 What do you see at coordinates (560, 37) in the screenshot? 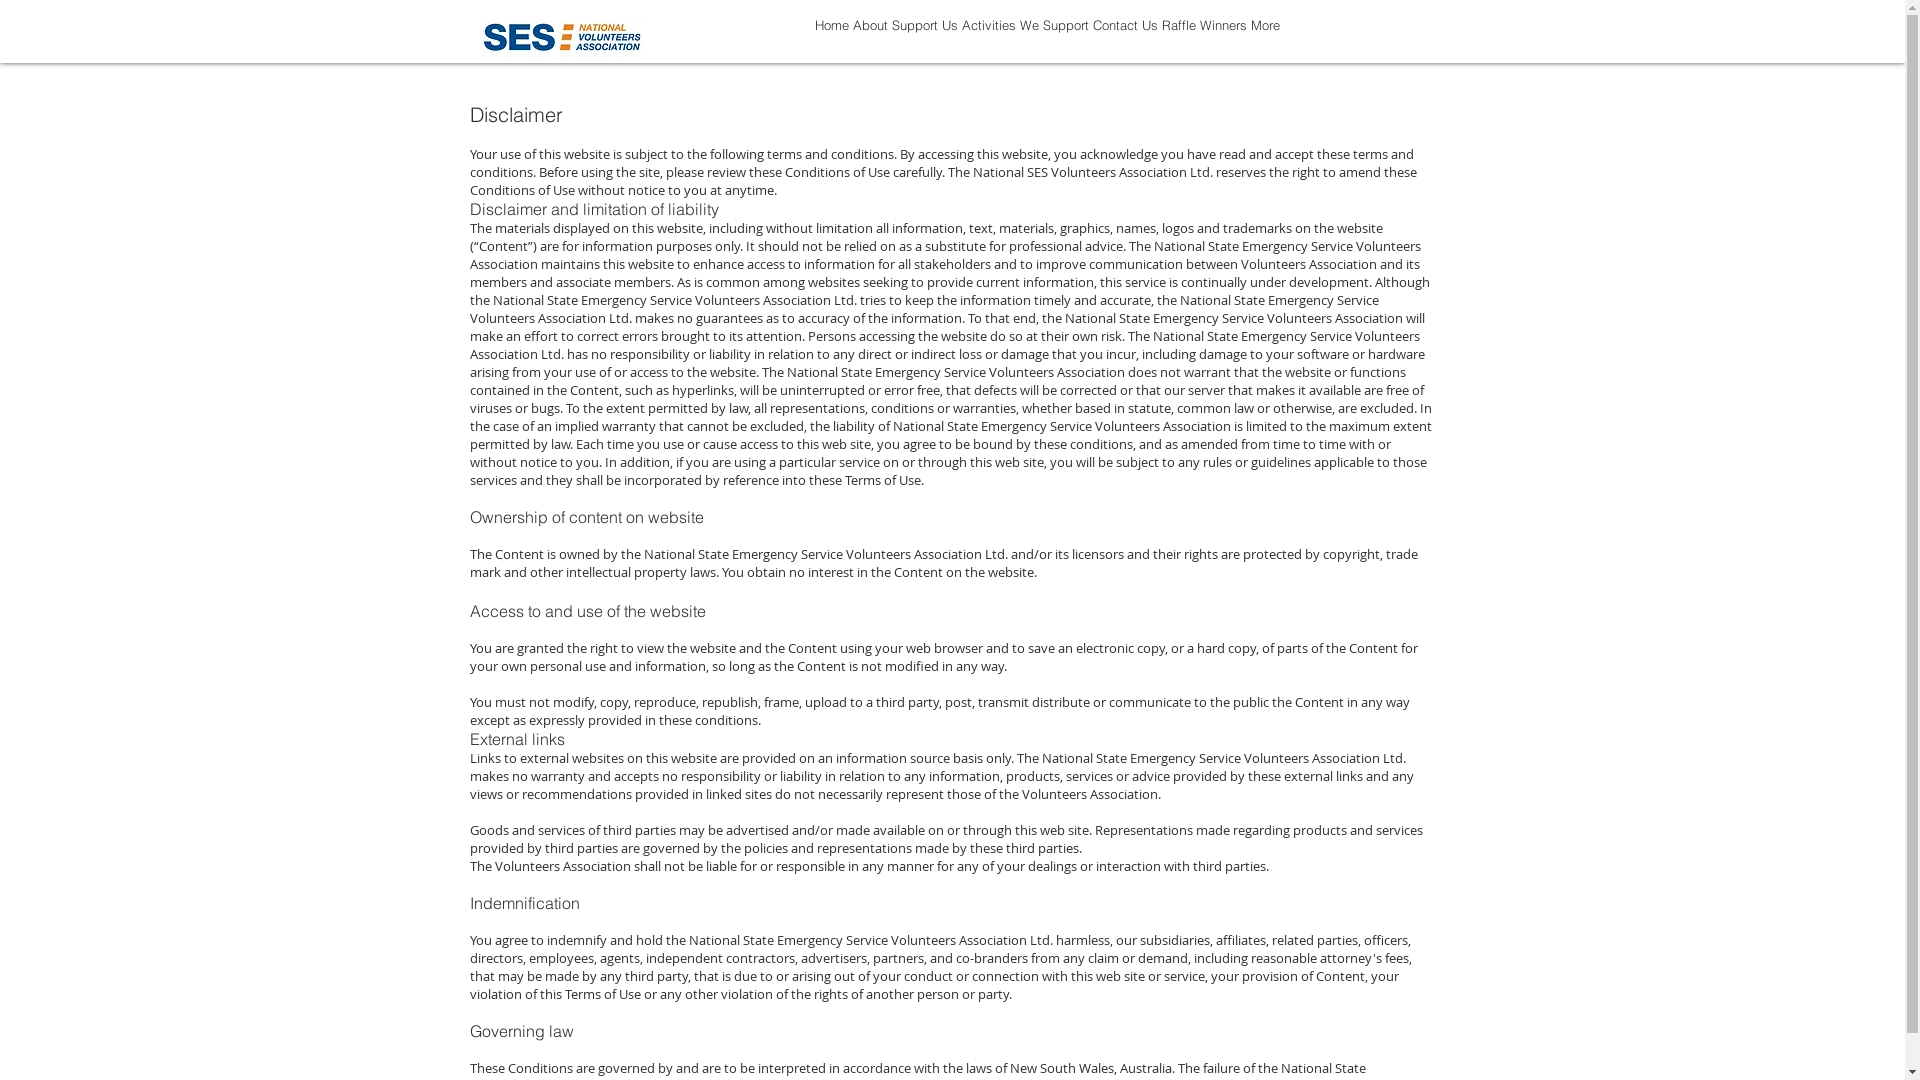
I see `'SES National.VA_LOGO.jpg'` at bounding box center [560, 37].